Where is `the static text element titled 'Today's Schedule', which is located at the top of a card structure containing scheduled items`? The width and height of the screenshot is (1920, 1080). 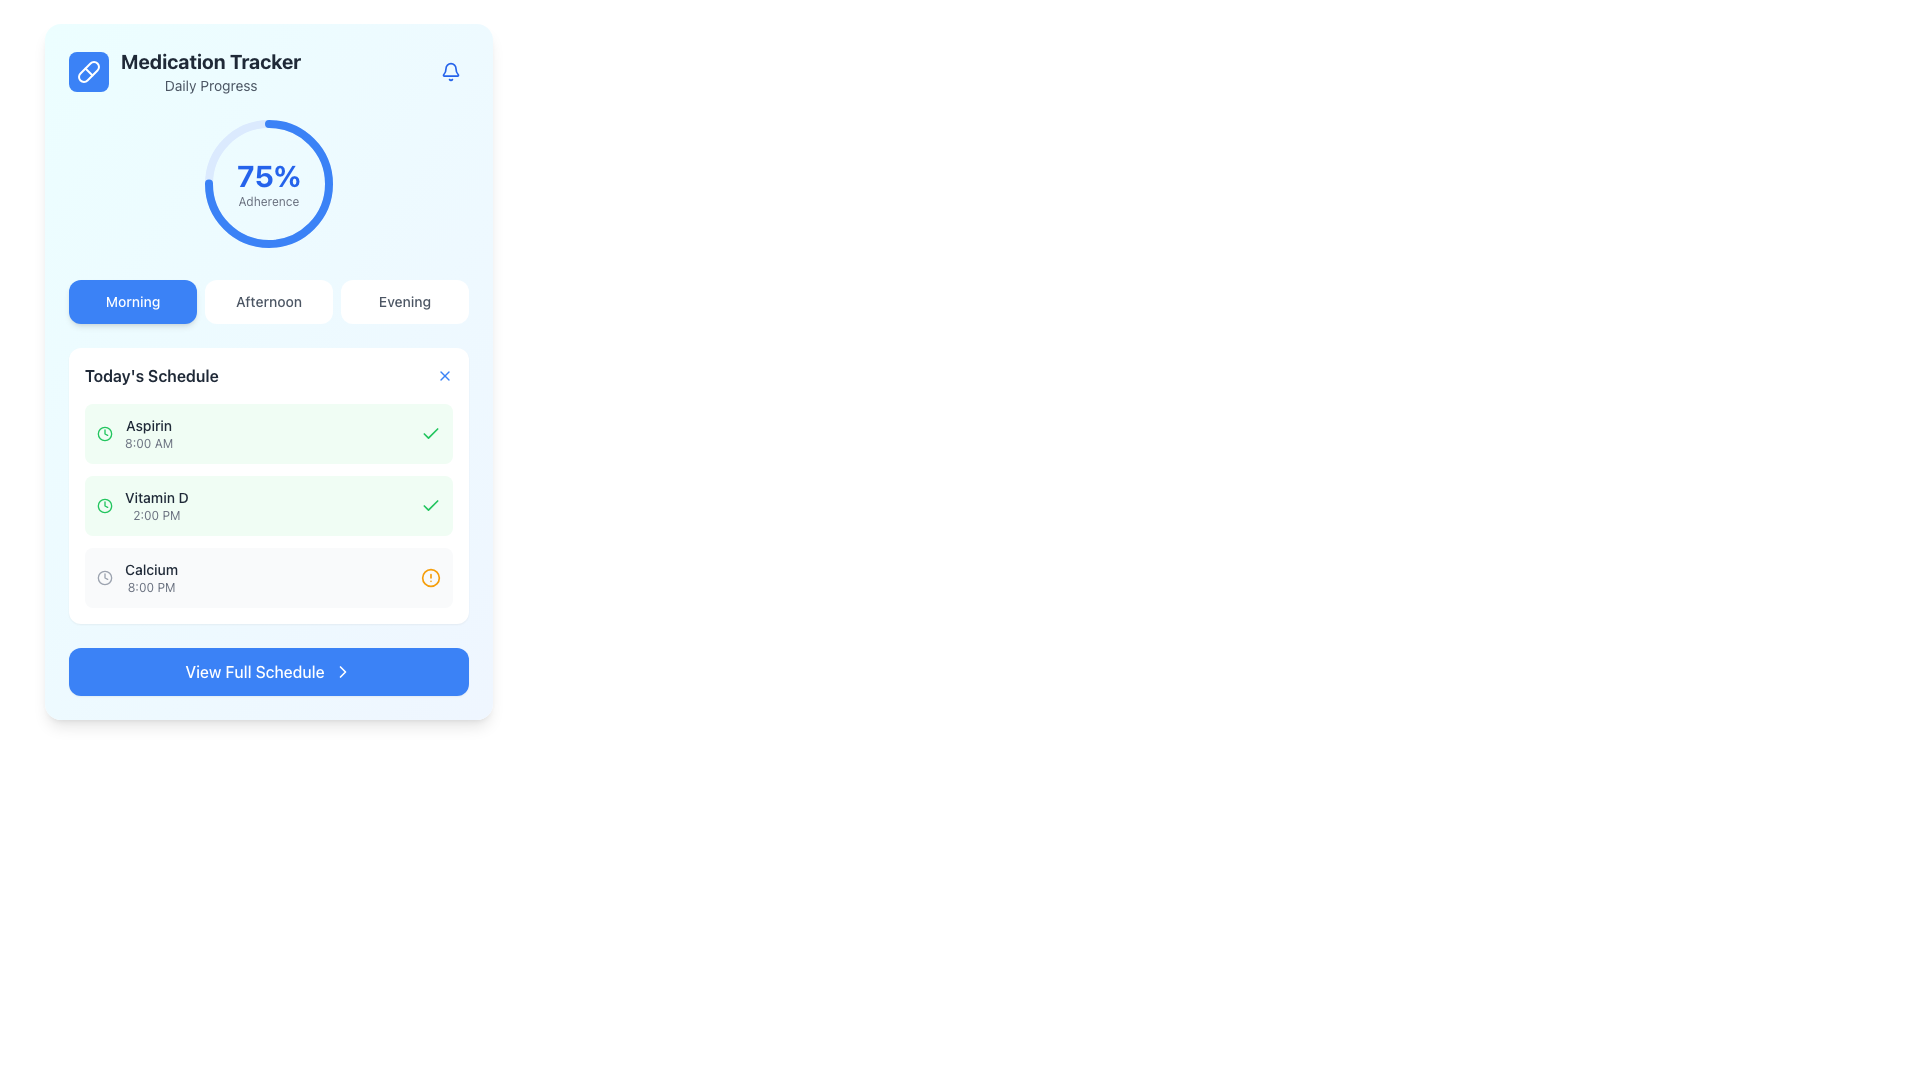 the static text element titled 'Today's Schedule', which is located at the top of a card structure containing scheduled items is located at coordinates (150, 375).